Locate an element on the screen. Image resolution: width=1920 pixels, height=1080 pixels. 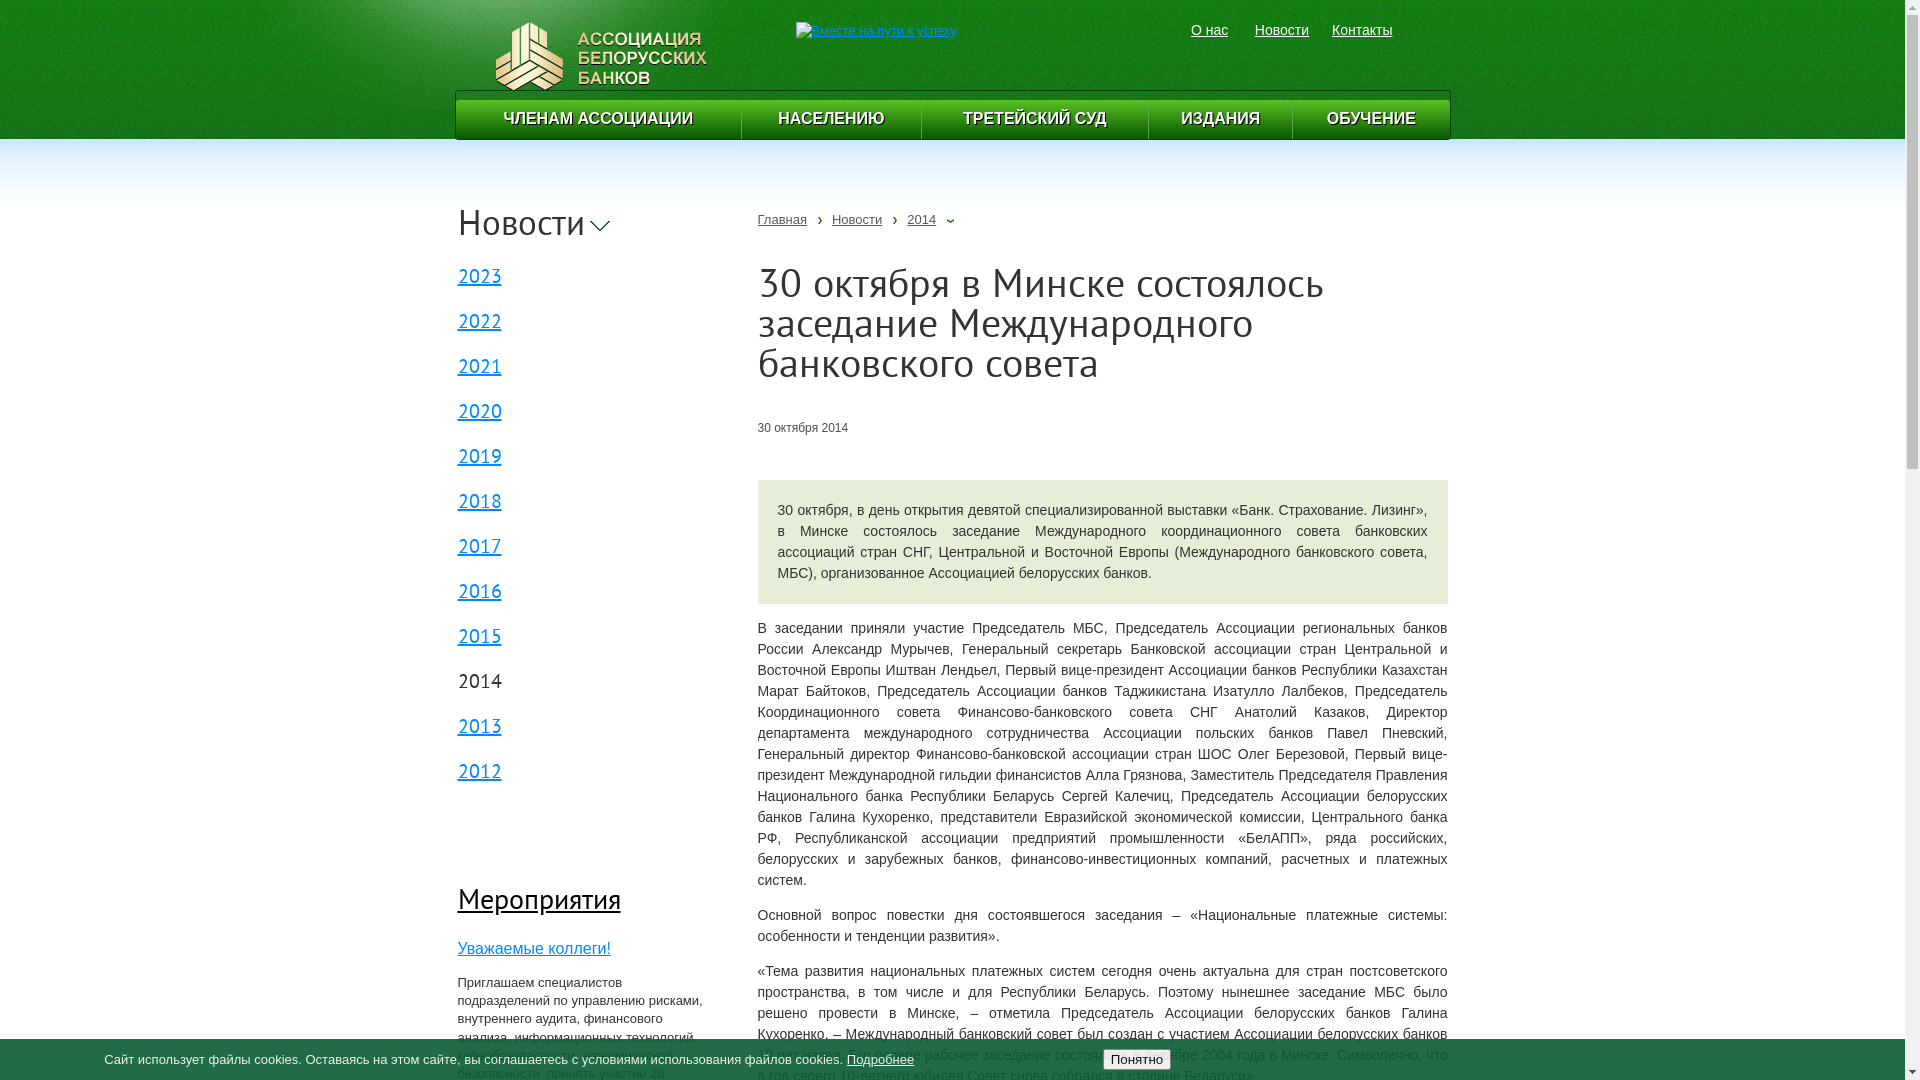
'2016' is located at coordinates (456, 592).